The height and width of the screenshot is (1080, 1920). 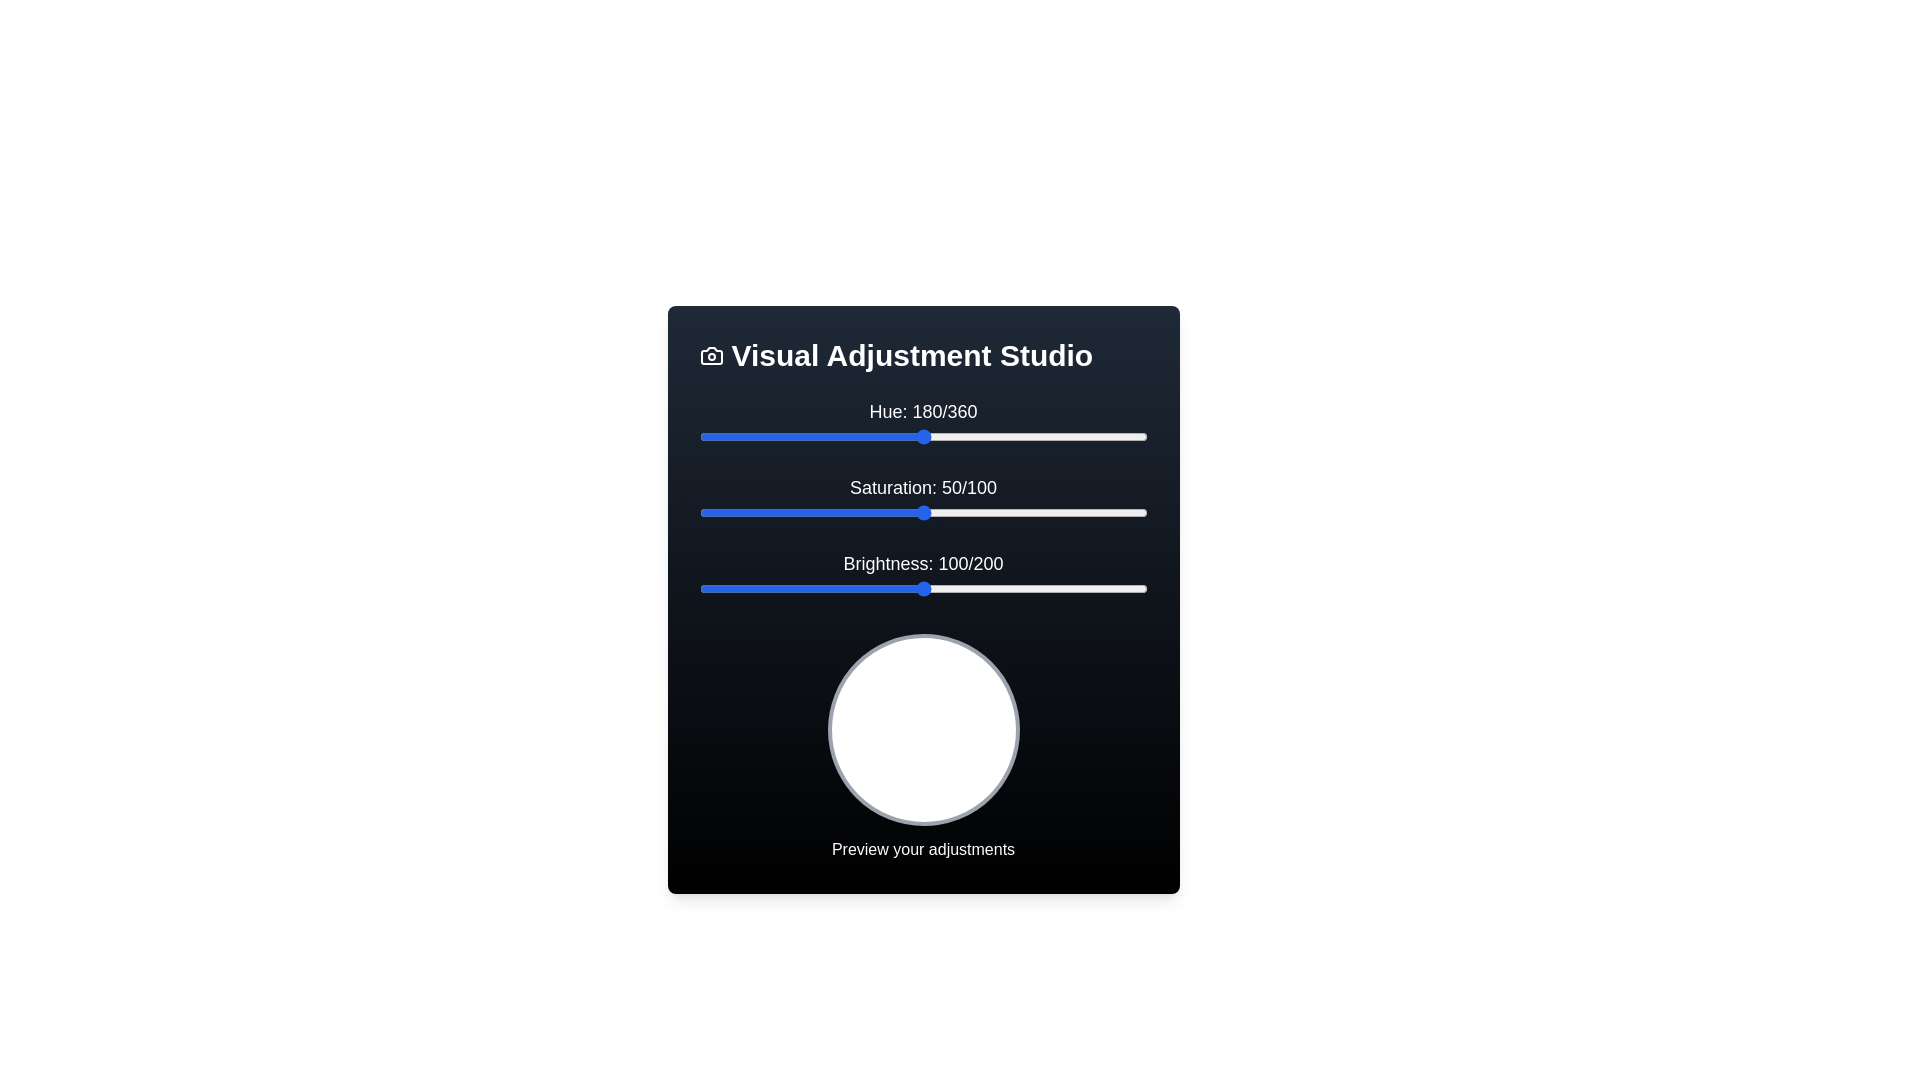 I want to click on the 'Saturation' slider to 65 within its range, so click(x=990, y=512).